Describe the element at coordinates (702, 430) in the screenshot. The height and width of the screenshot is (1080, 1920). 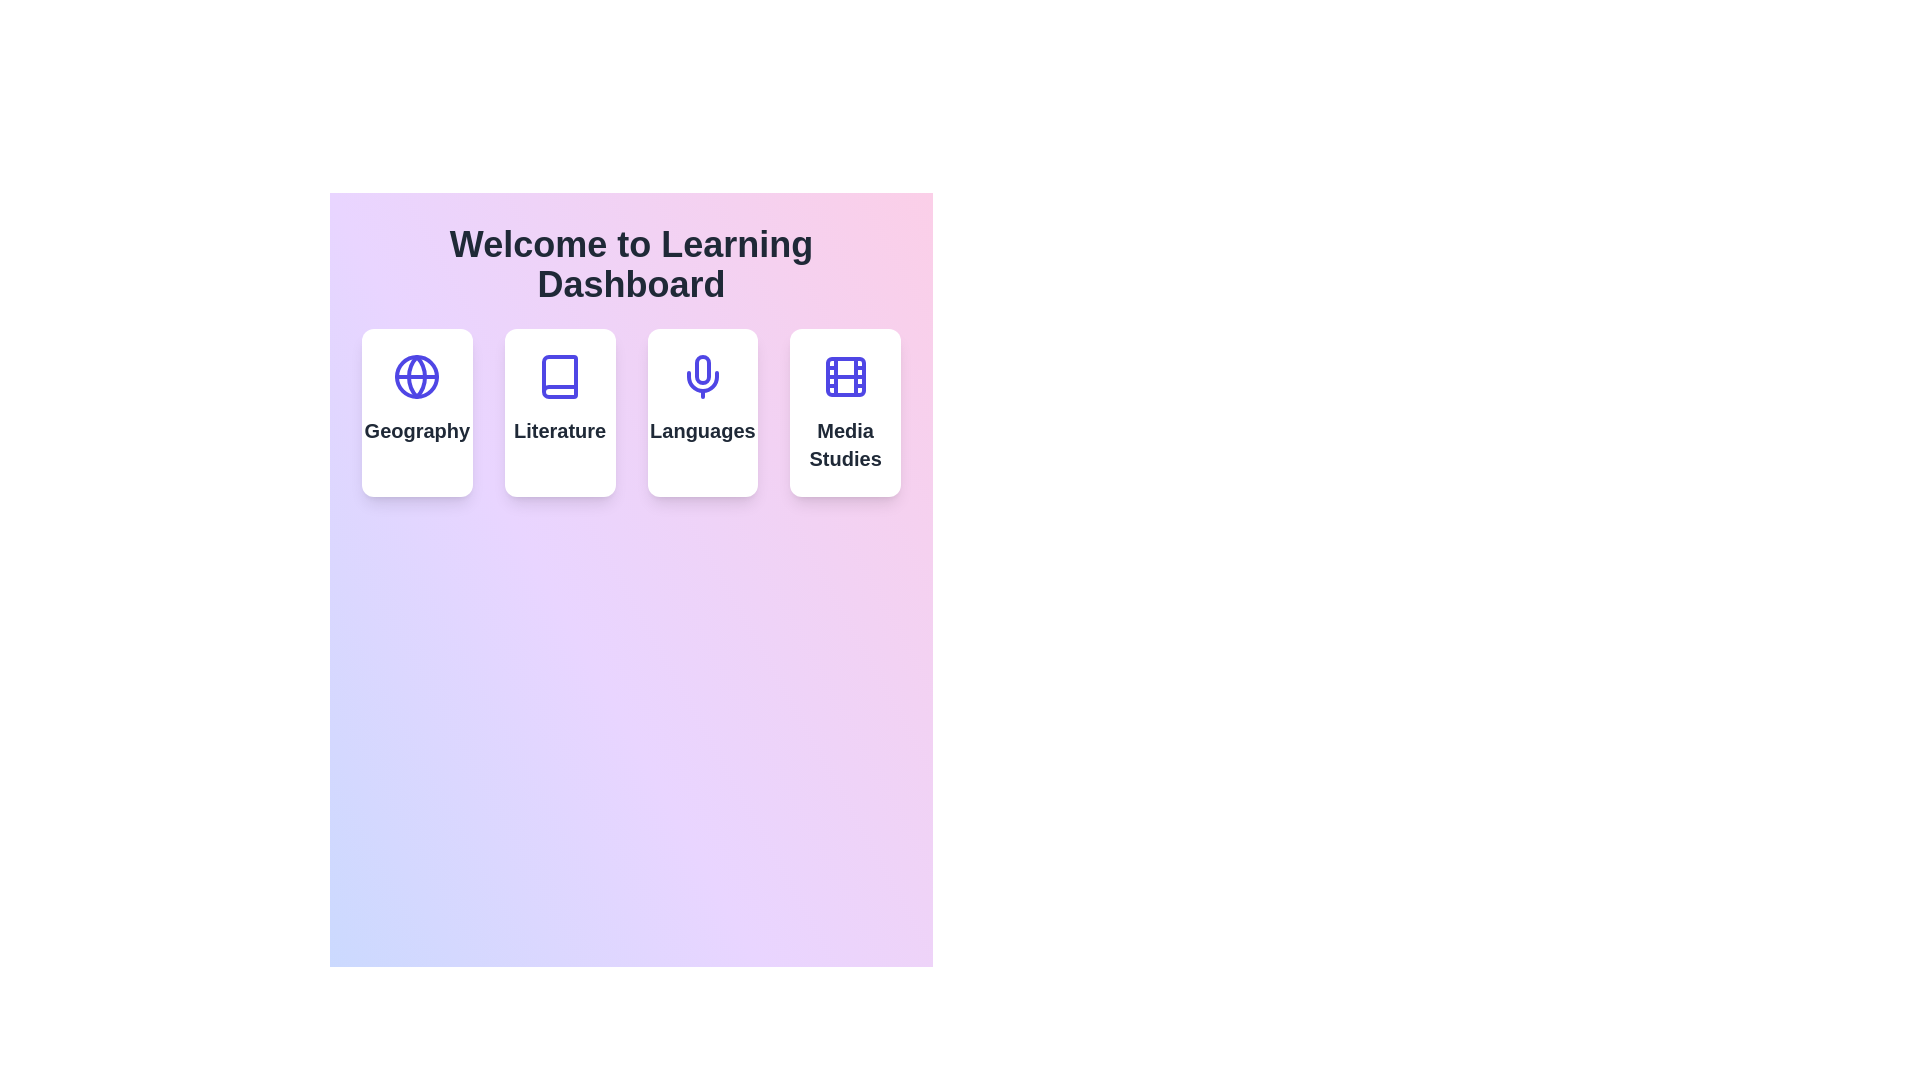
I see `the text label that indicates the content or purpose of the associated card related to languages, located below a microphone icon within the third card of a row of four cards` at that location.